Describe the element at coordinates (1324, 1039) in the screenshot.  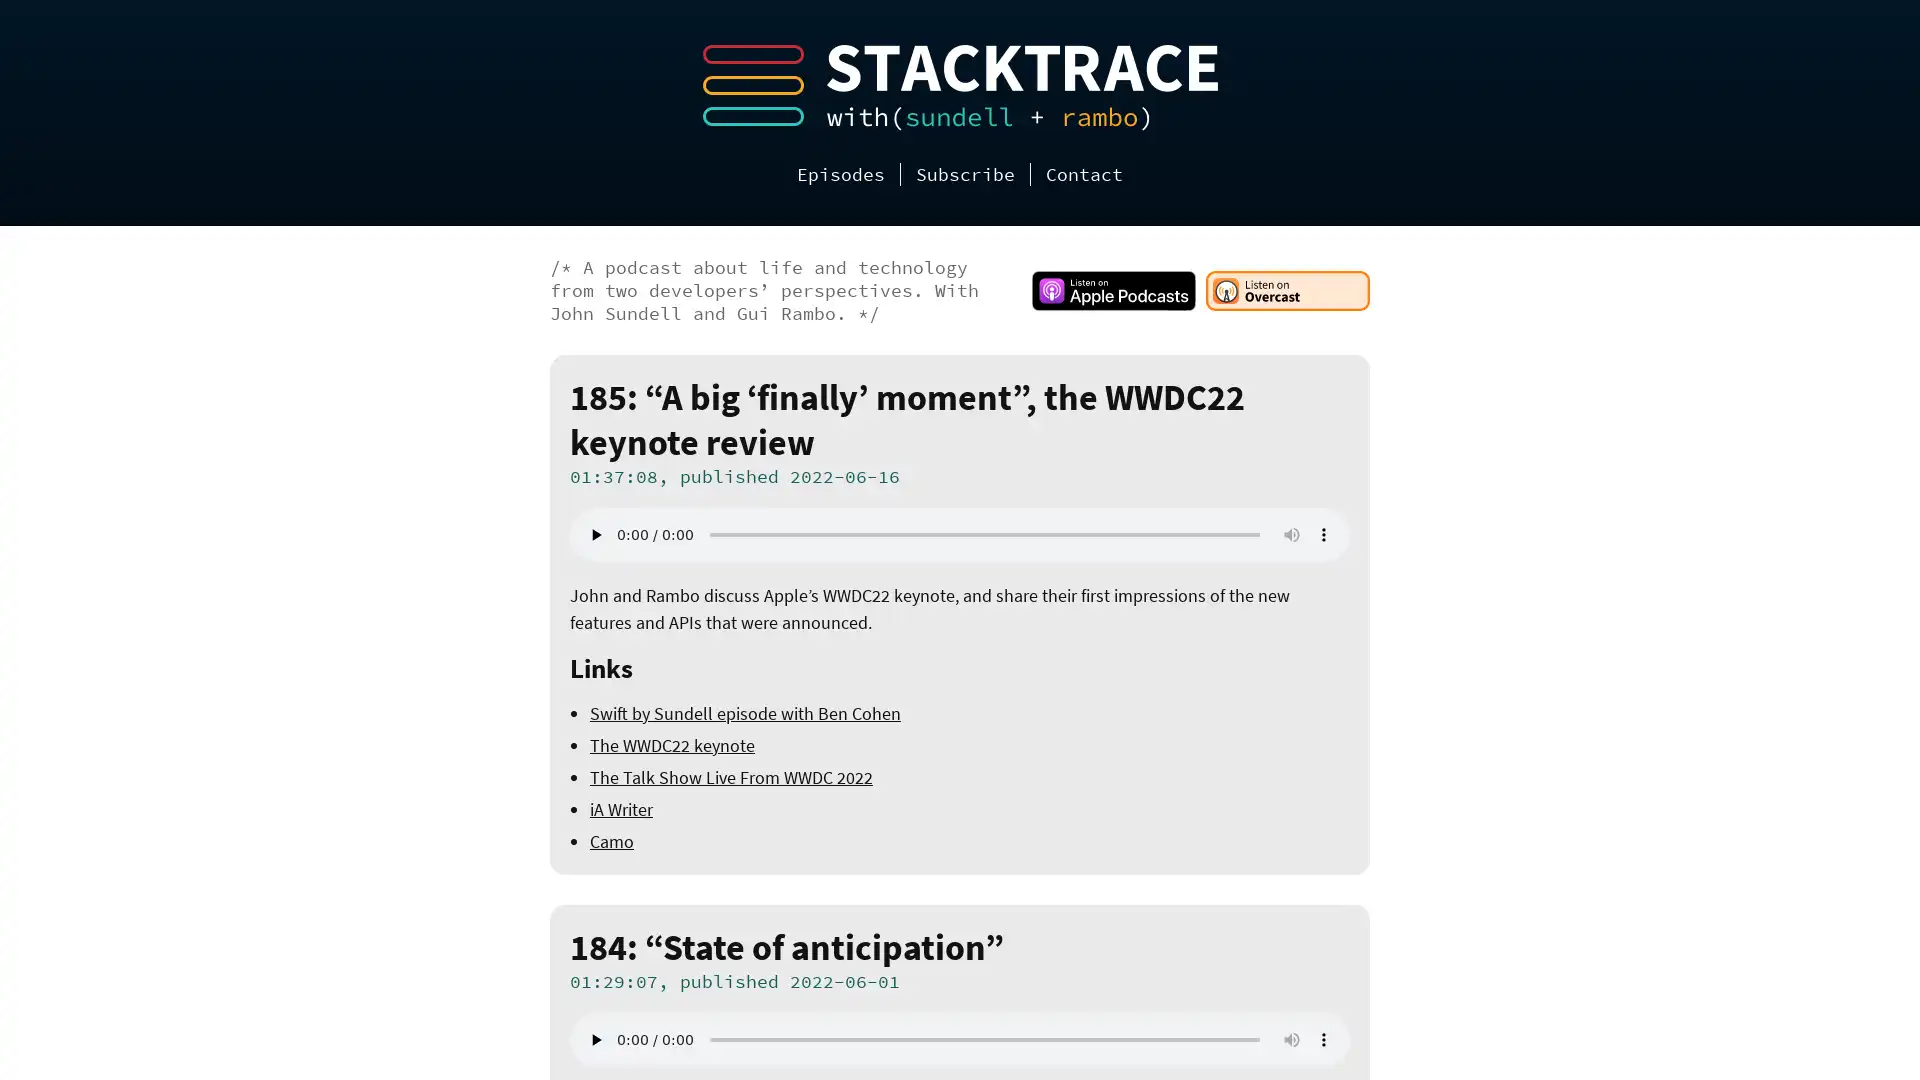
I see `show more media controls` at that location.